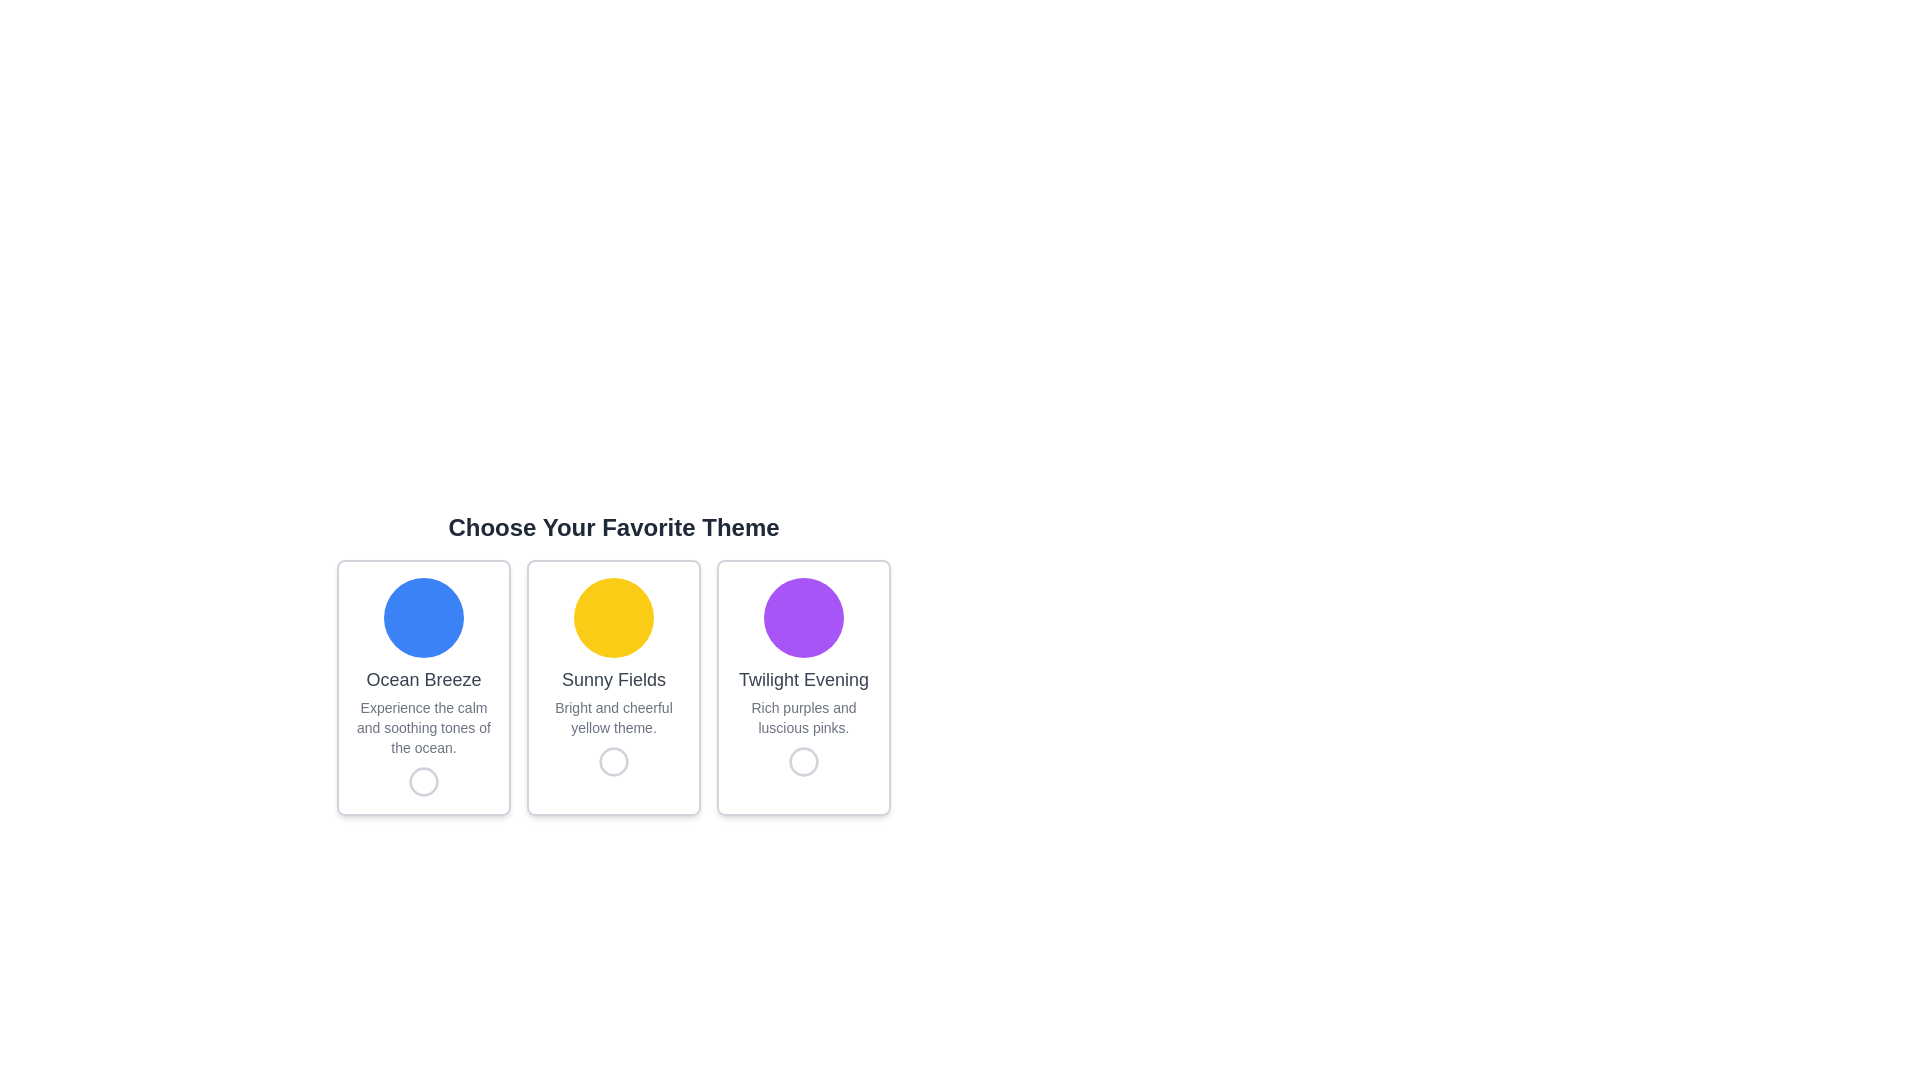 The image size is (1920, 1080). What do you see at coordinates (613, 686) in the screenshot?
I see `the 'Sunny Fields' selectable card visually, which is the second card in the 'Choose Your Favorite Theme' section, featuring a bright yellow circular icon, bold text, and a circular selector at the bottom` at bounding box center [613, 686].